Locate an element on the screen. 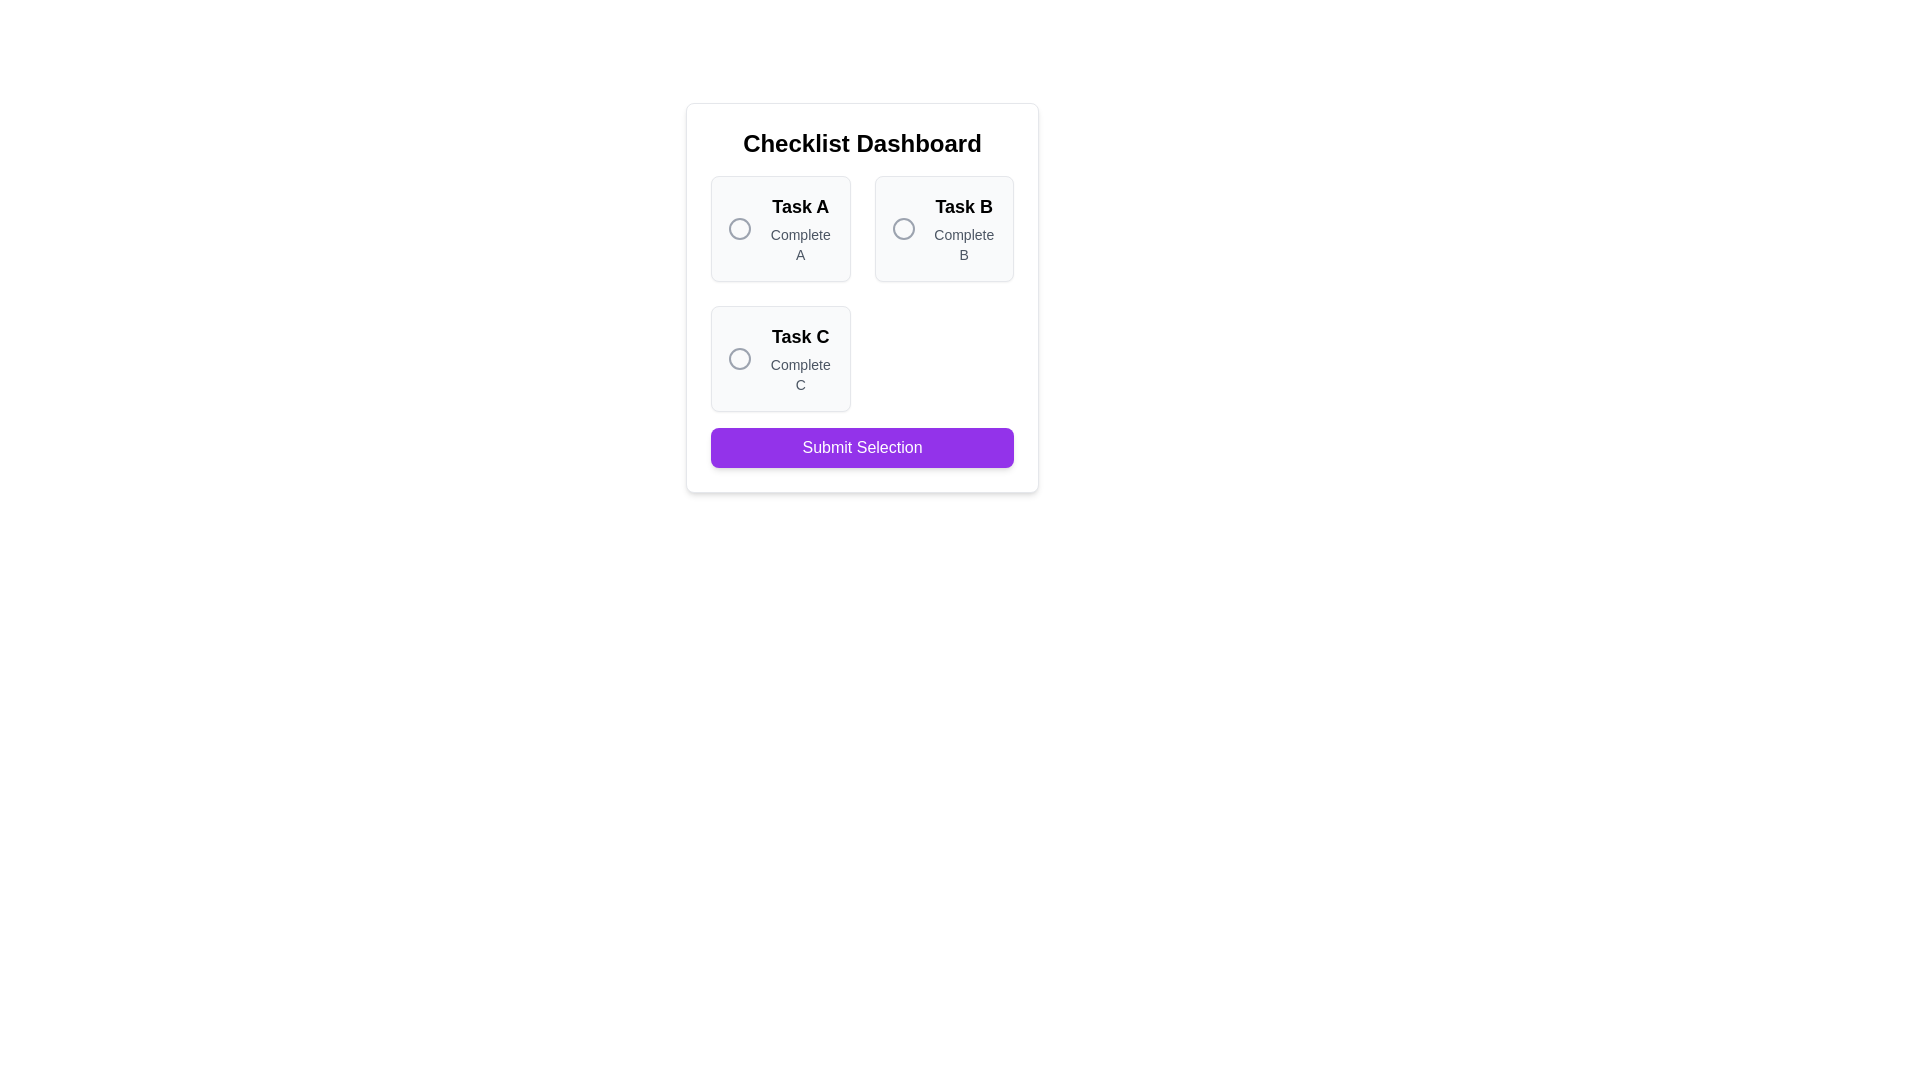 The height and width of the screenshot is (1080, 1920). the 'Submit Selection' button, which is a rectangular purple button with white text located at the bottom of the 'Checklist Dashboard' card is located at coordinates (862, 446).